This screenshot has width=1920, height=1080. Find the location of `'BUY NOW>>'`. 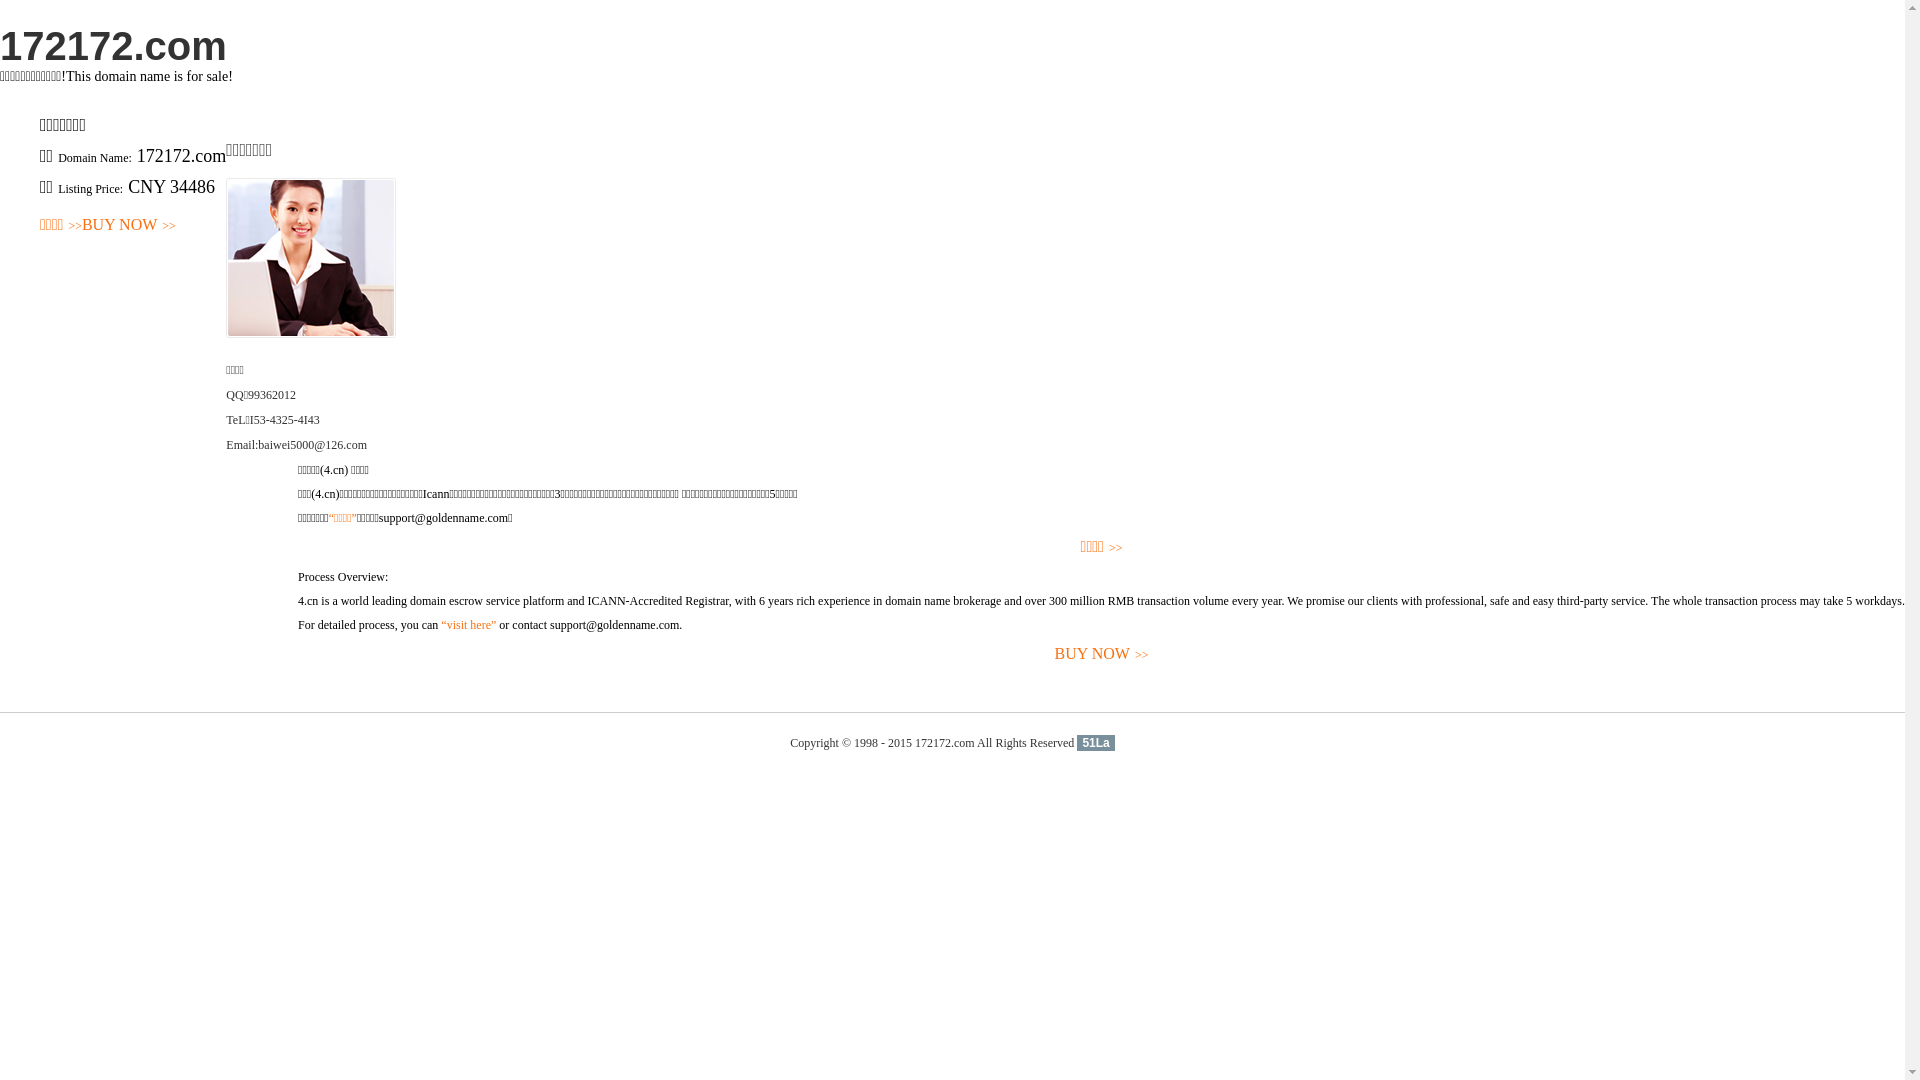

'BUY NOW>>' is located at coordinates (296, 654).